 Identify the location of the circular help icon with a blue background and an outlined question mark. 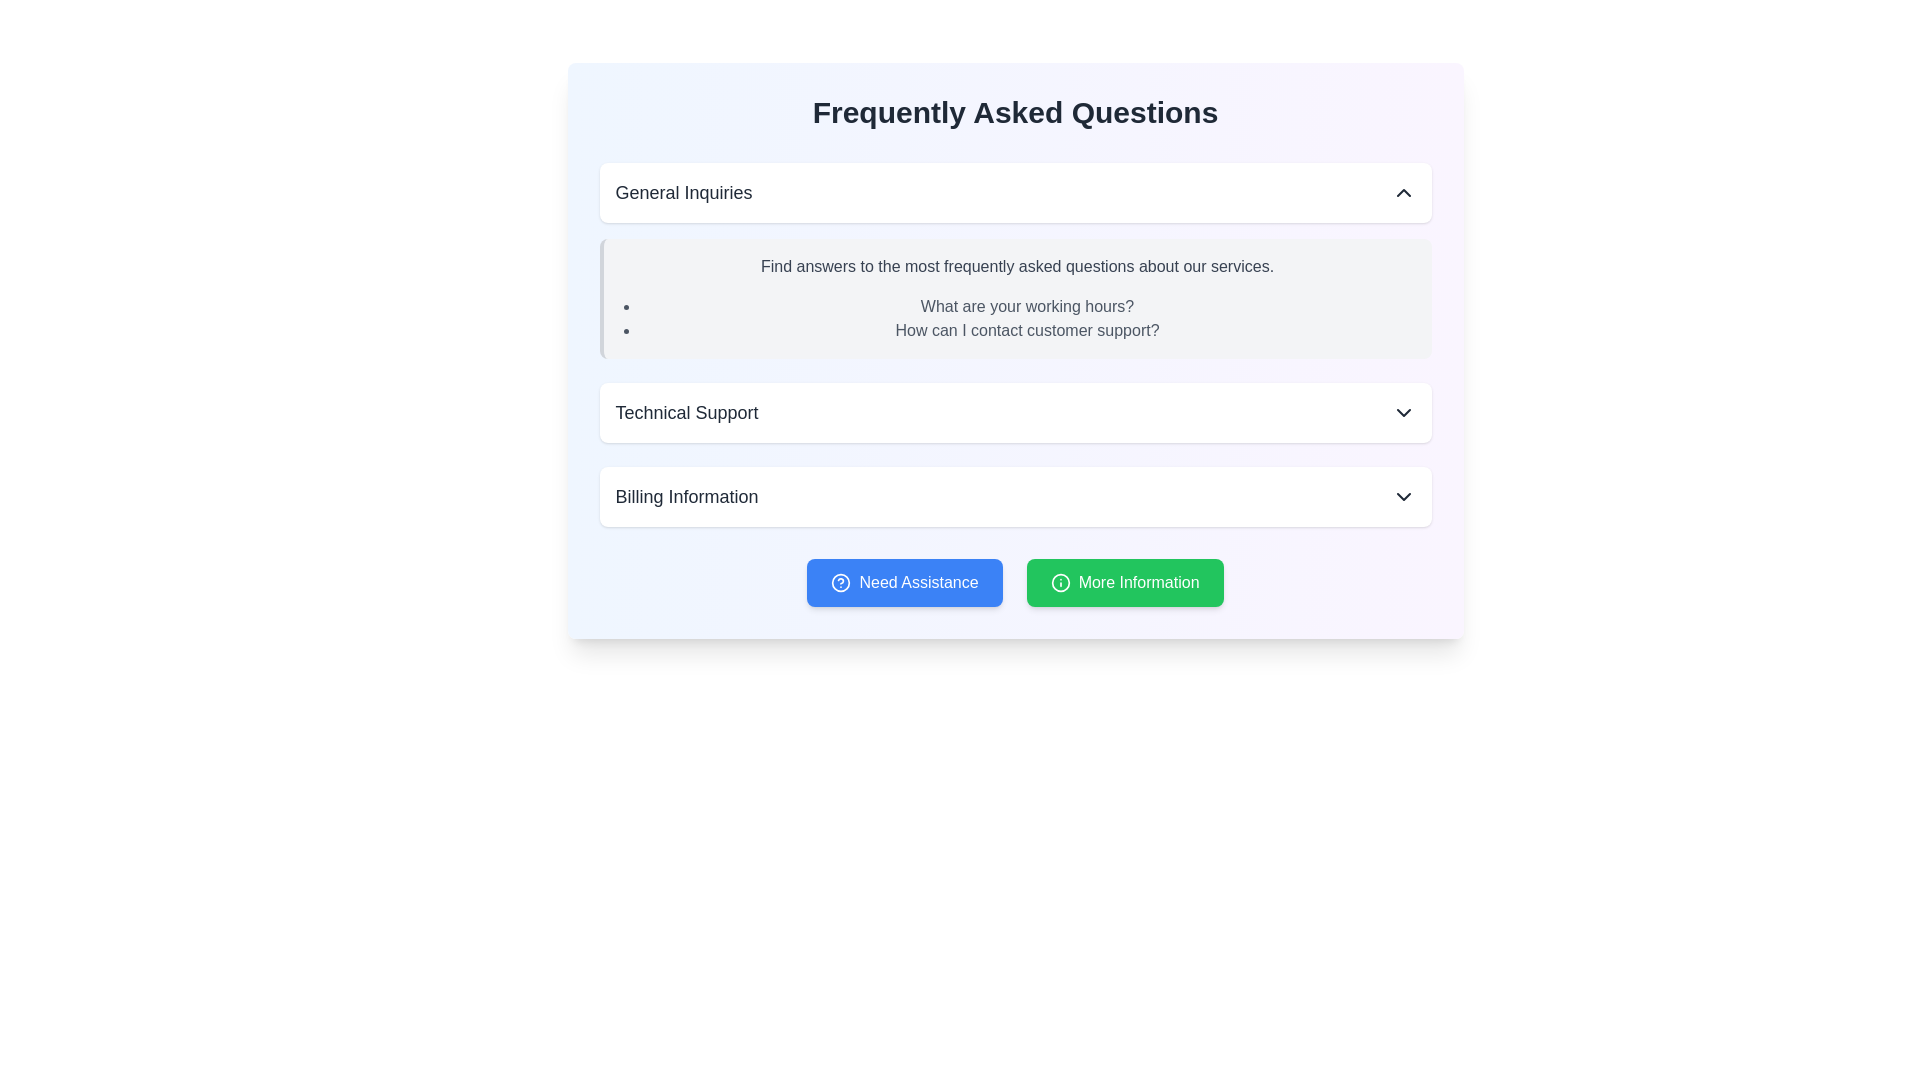
(841, 582).